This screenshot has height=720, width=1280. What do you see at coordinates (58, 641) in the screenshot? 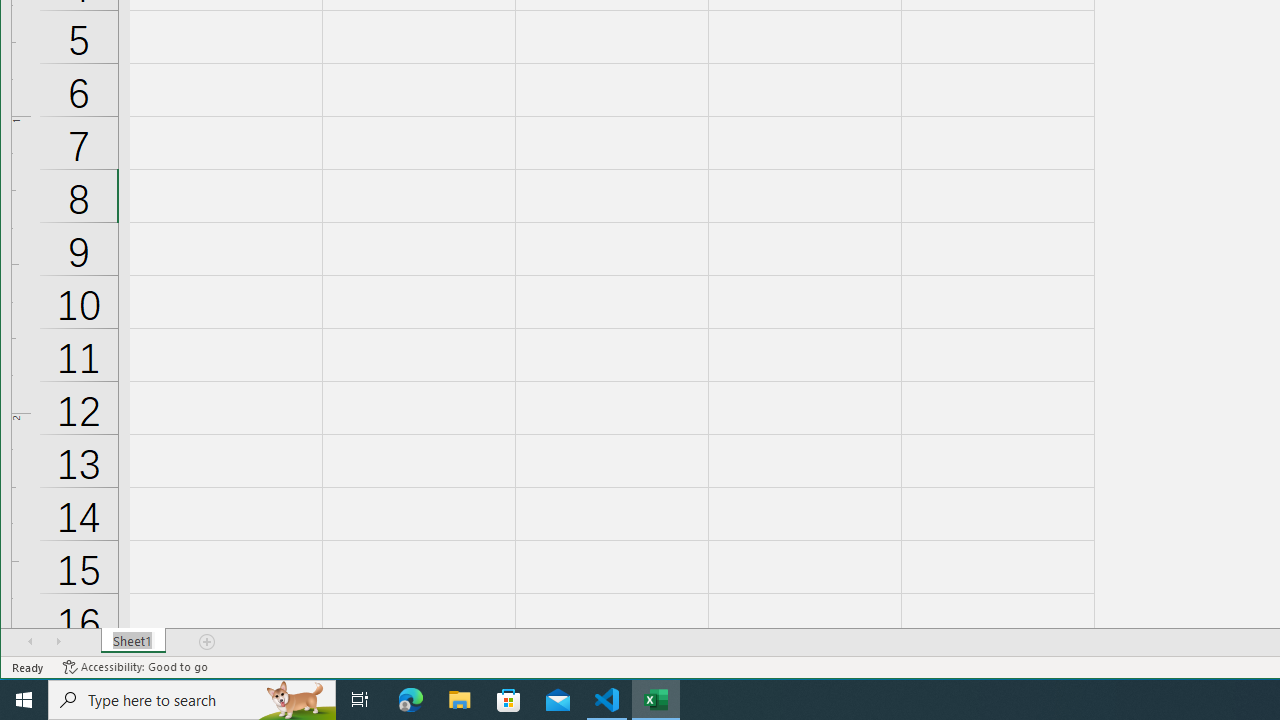
I see `'Scroll Right'` at bounding box center [58, 641].